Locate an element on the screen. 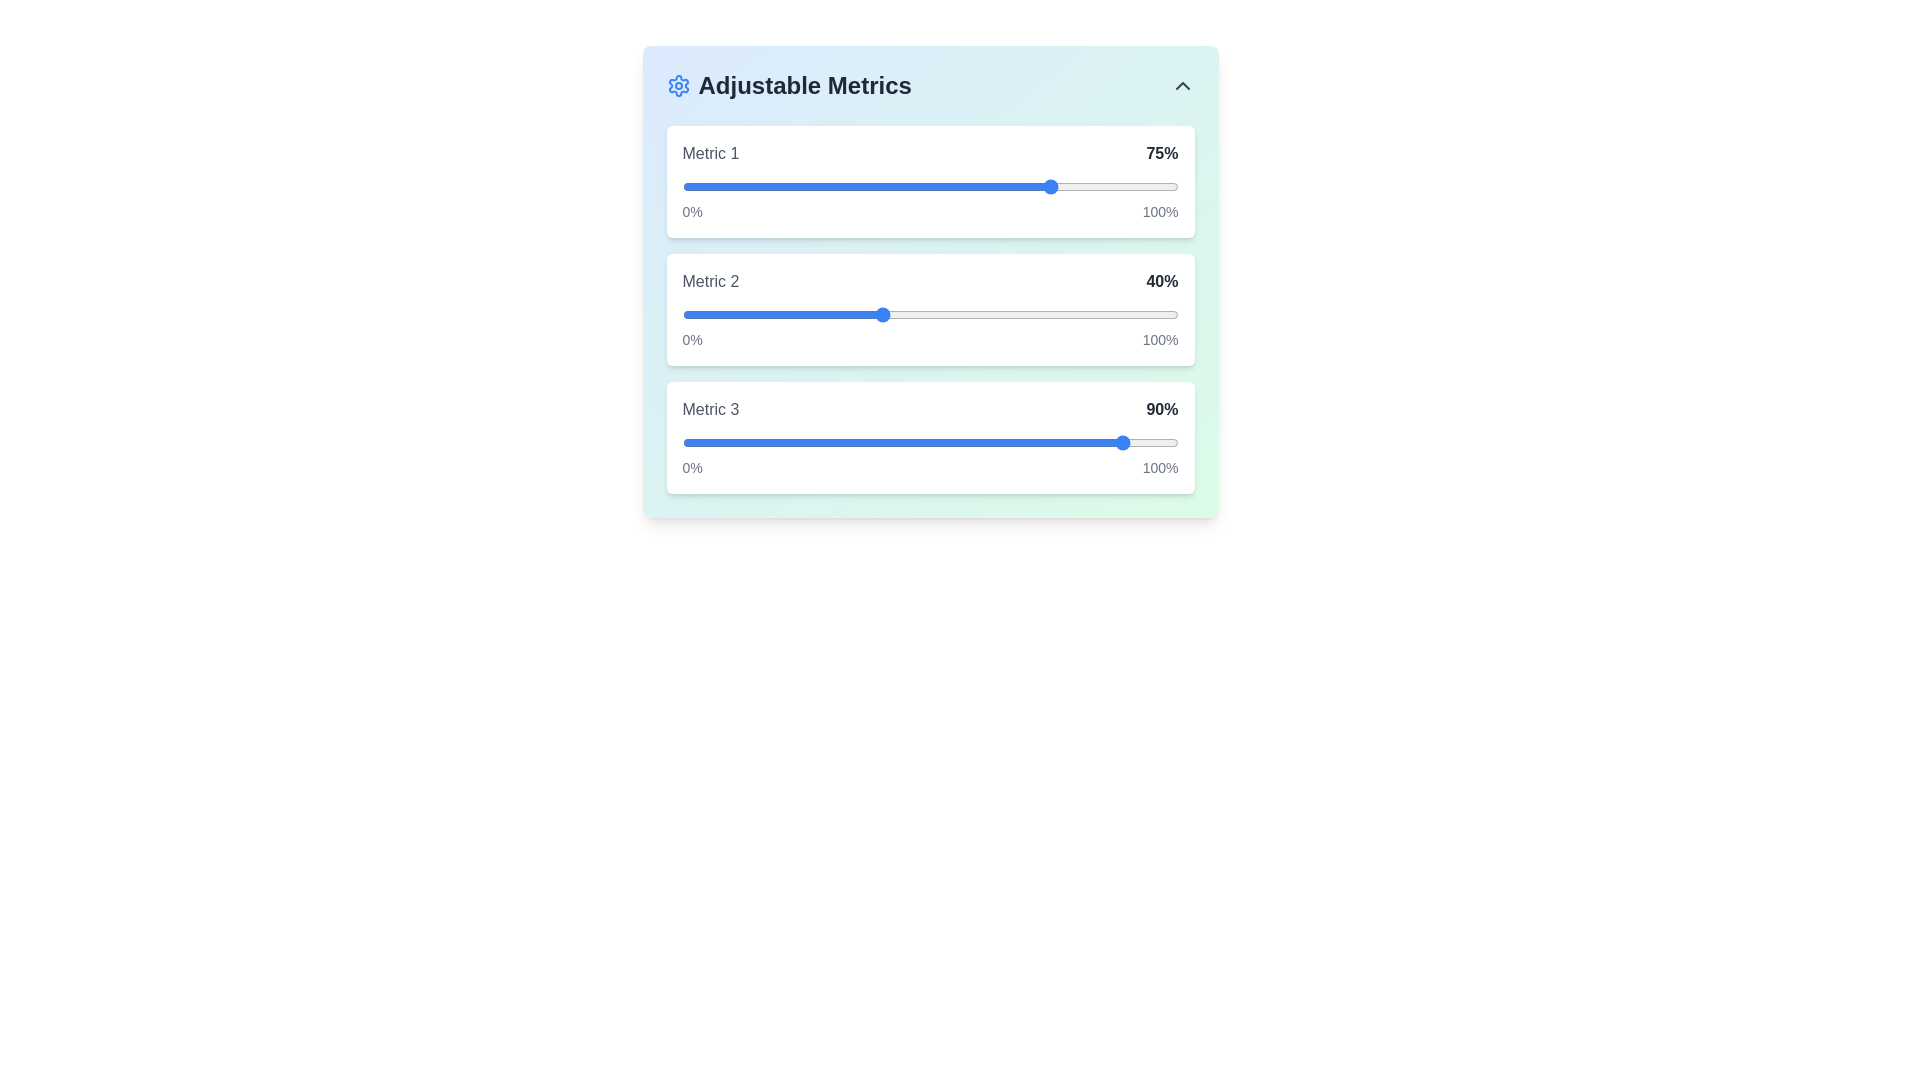 The height and width of the screenshot is (1080, 1920). the static text label displaying '100%' located at the far-right end of a text pair next to a horizontal slider is located at coordinates (1160, 338).